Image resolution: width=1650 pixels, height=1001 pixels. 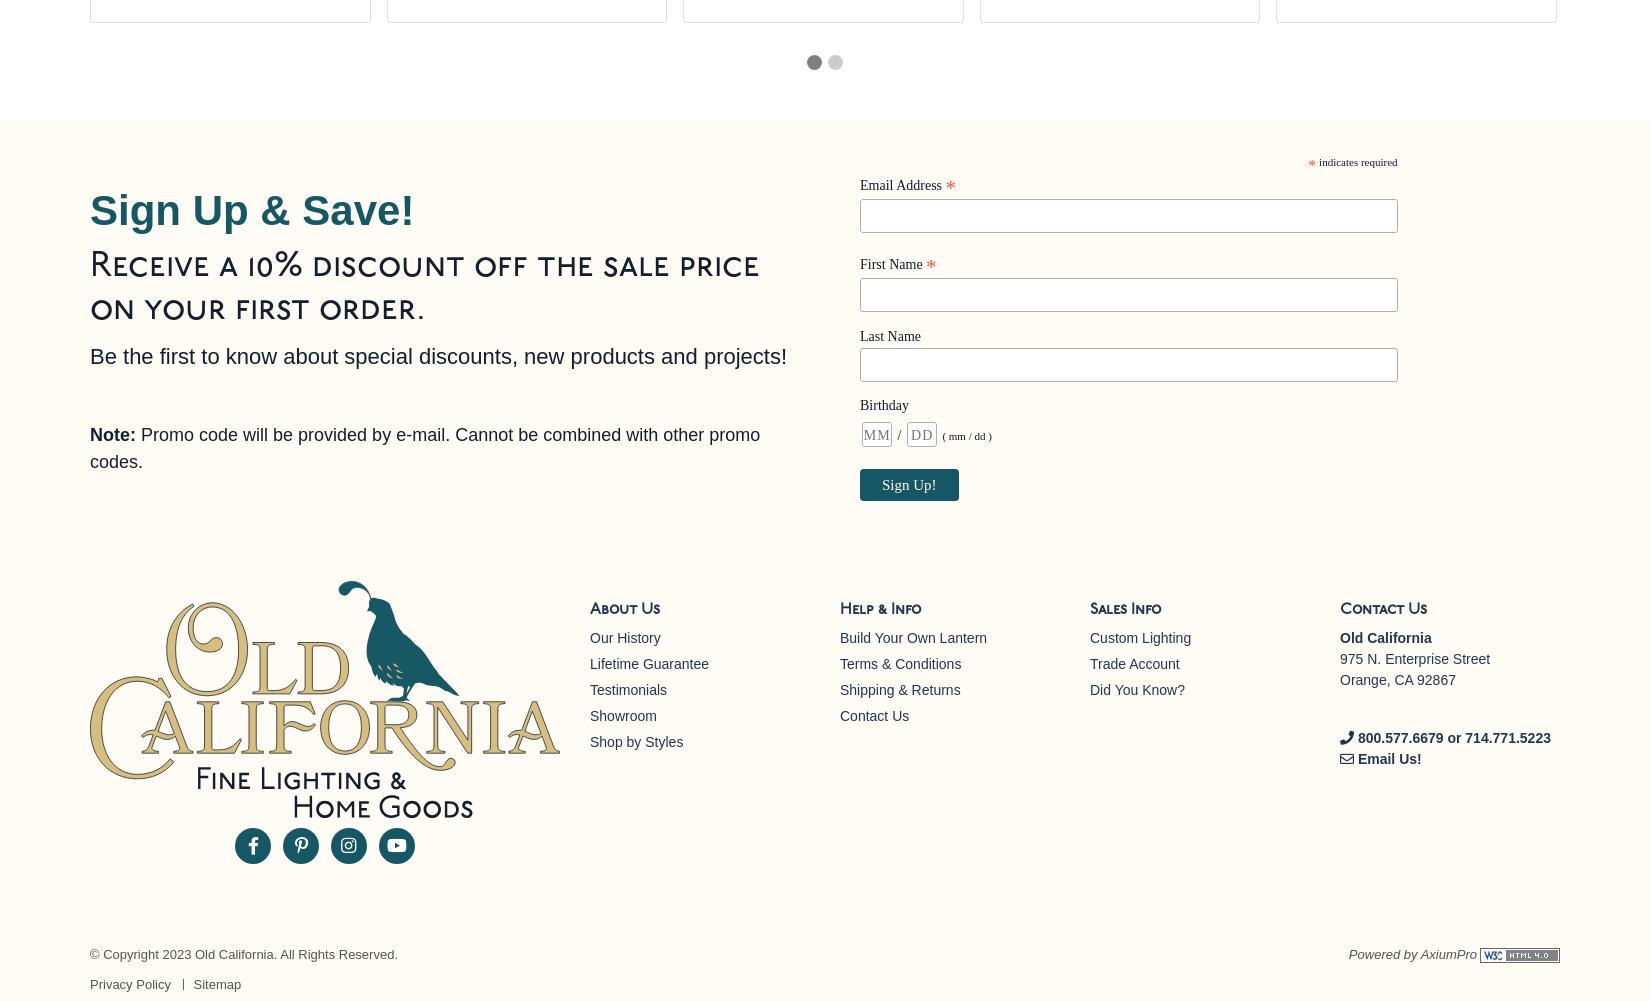 What do you see at coordinates (589, 610) in the screenshot?
I see `'About Us'` at bounding box center [589, 610].